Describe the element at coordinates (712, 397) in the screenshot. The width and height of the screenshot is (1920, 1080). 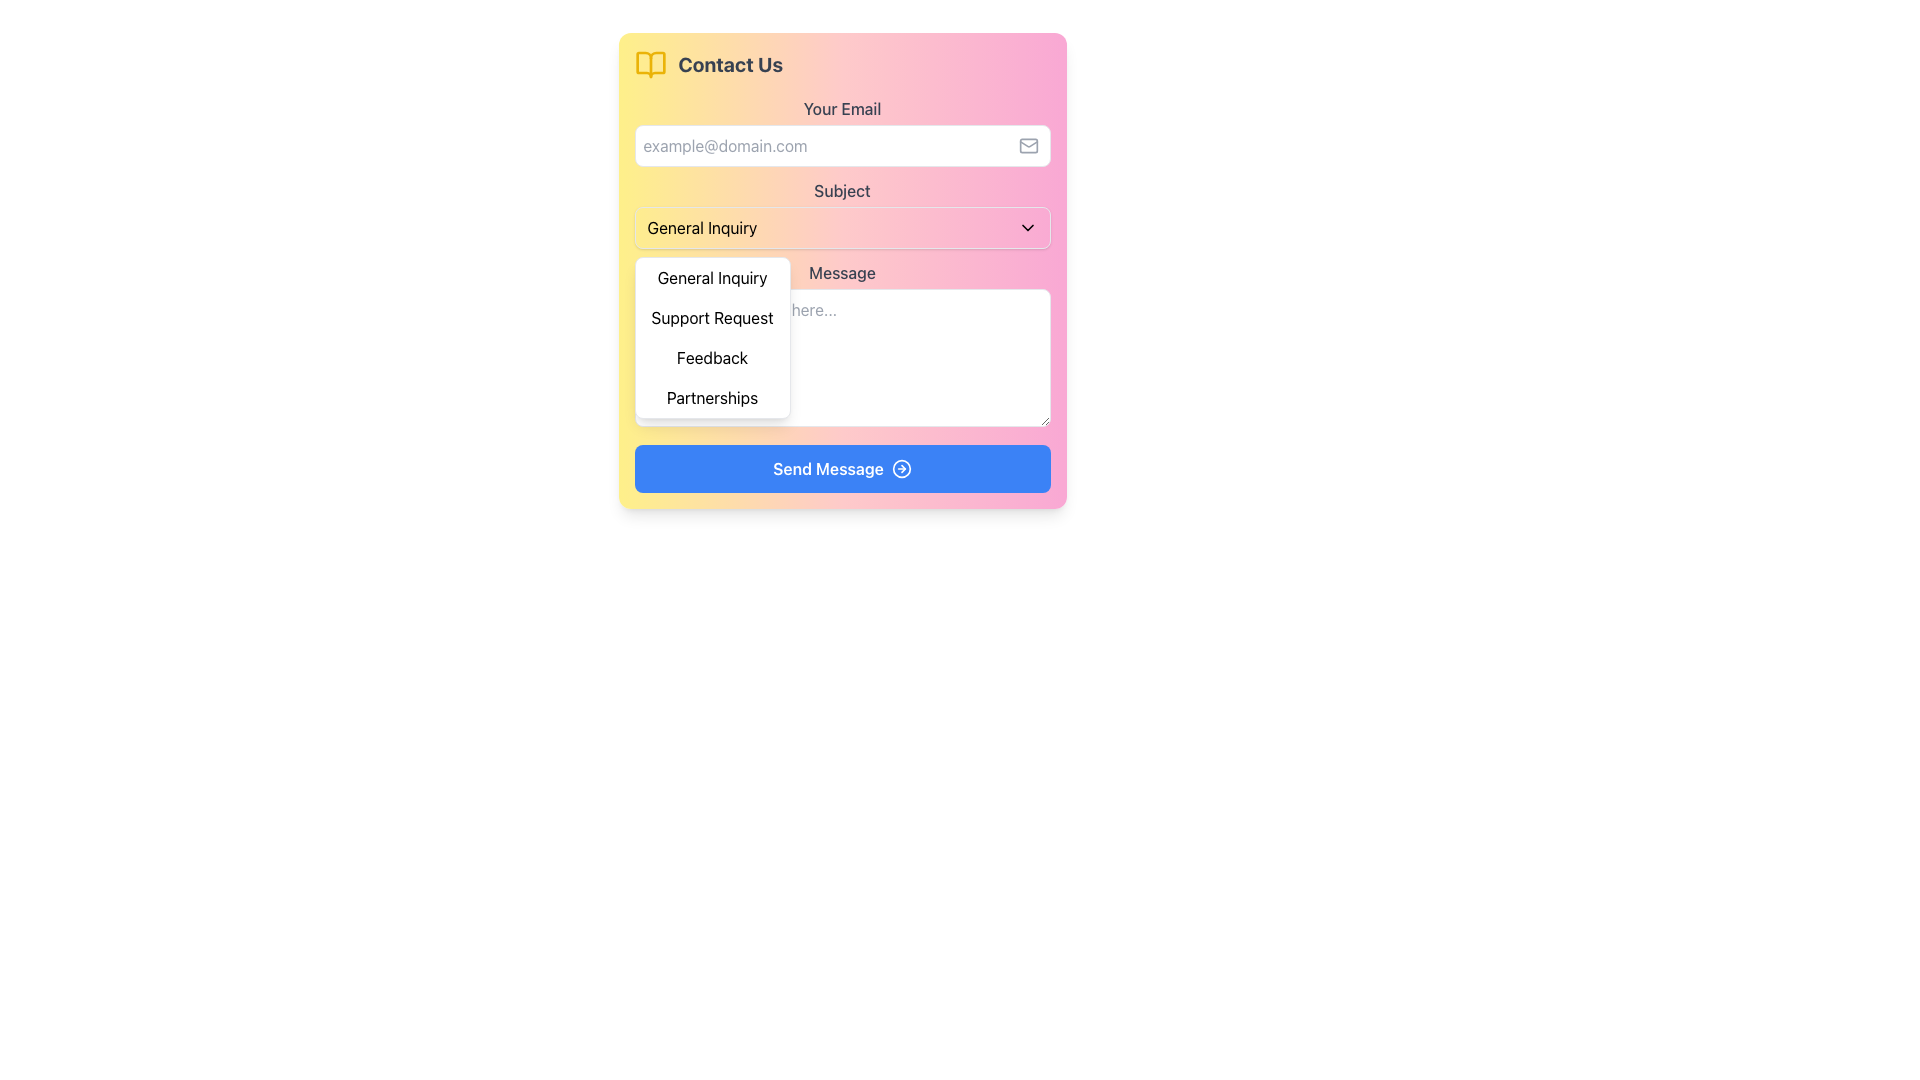
I see `the selectable dropdown option for 'Partnerships' in the fourth position of the dropdown list` at that location.